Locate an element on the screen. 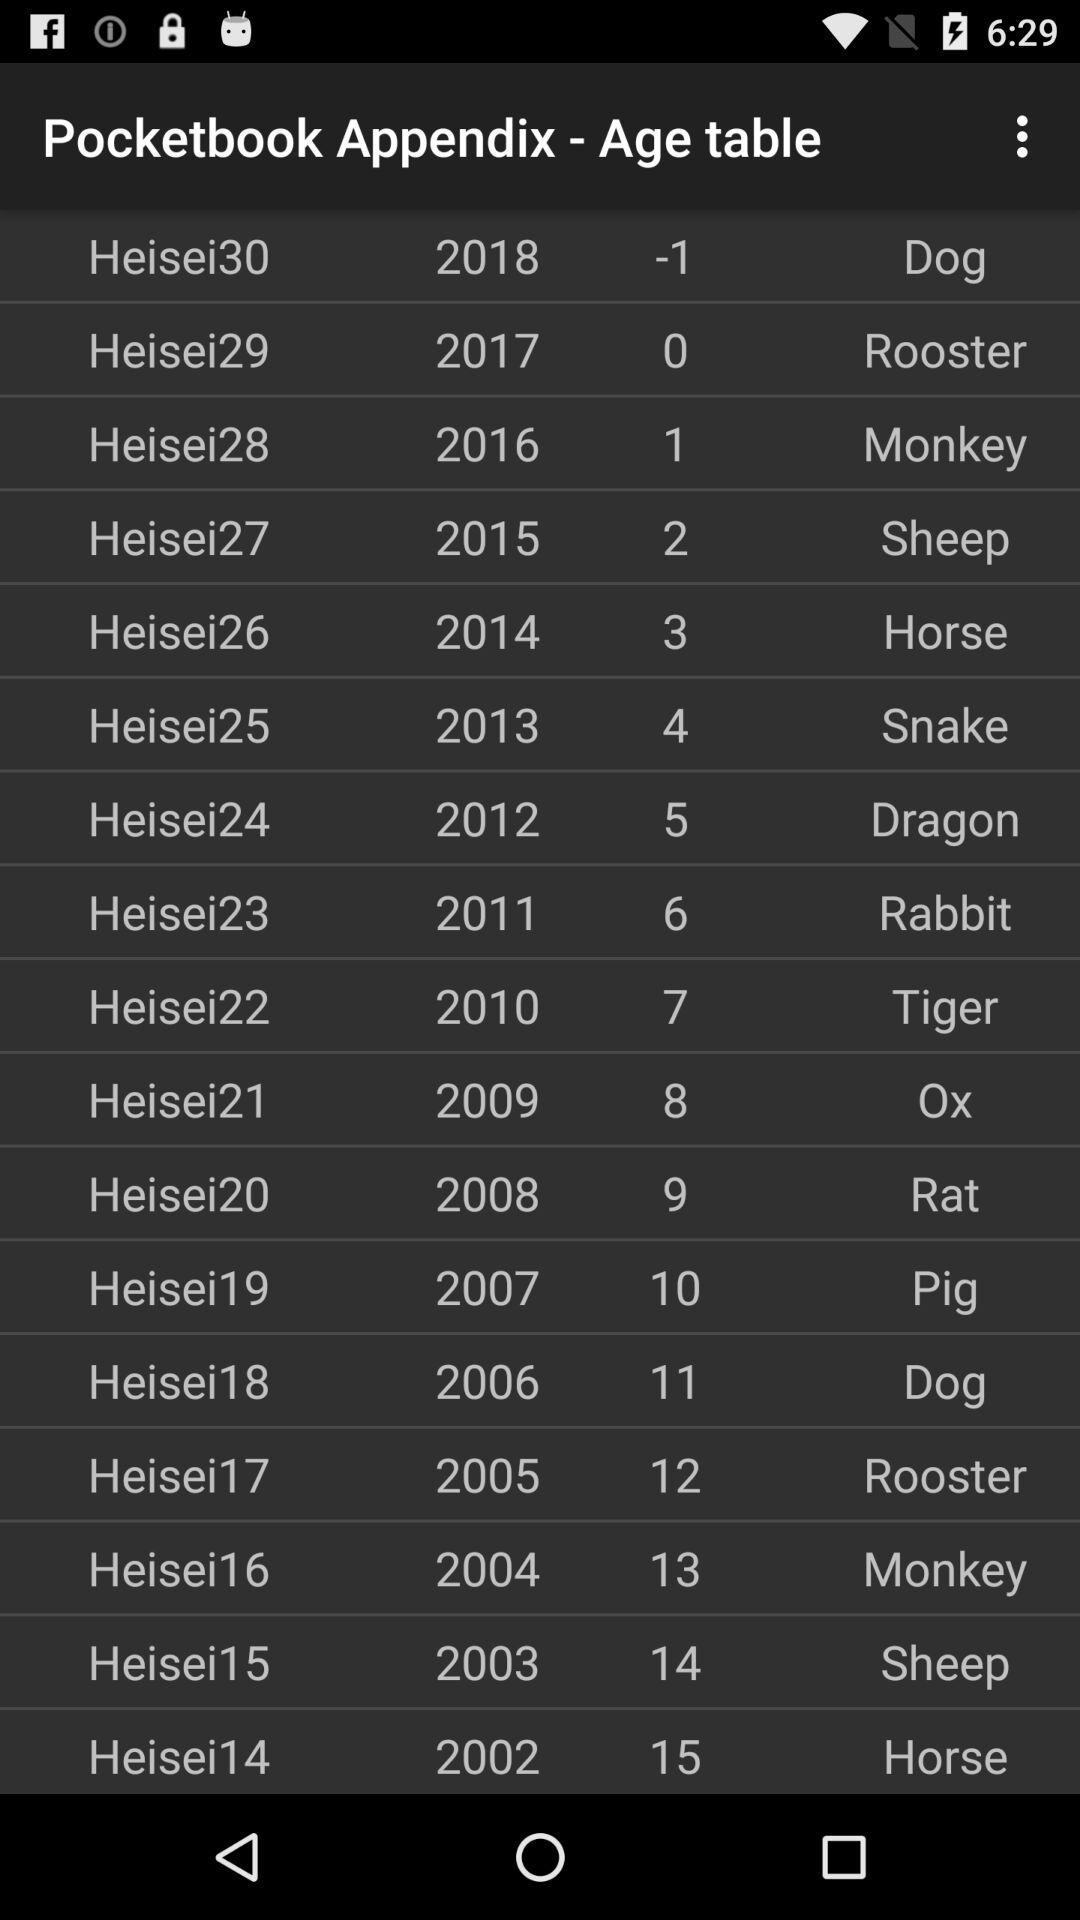 This screenshot has width=1080, height=1920. the icon above heisei23 icon is located at coordinates (135, 817).